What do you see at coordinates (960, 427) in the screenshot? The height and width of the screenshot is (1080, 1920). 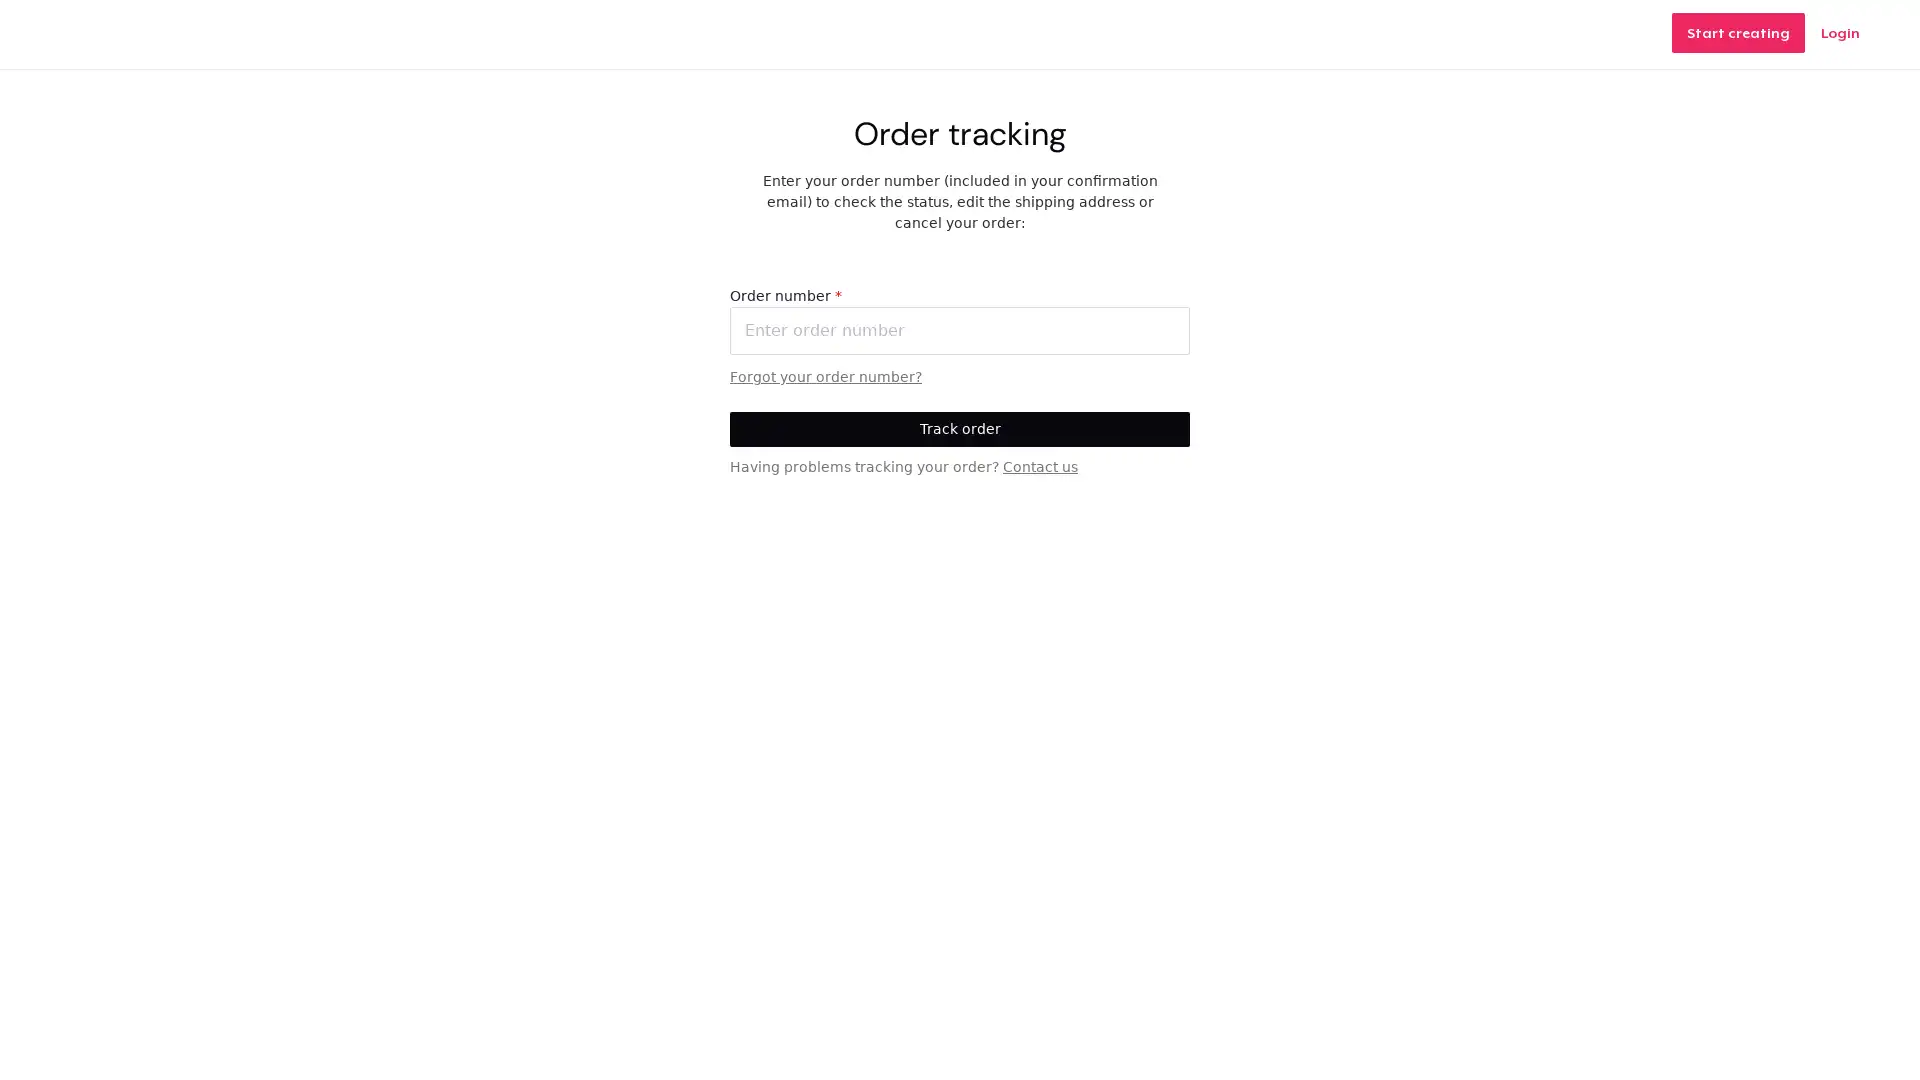 I see `Track order` at bounding box center [960, 427].